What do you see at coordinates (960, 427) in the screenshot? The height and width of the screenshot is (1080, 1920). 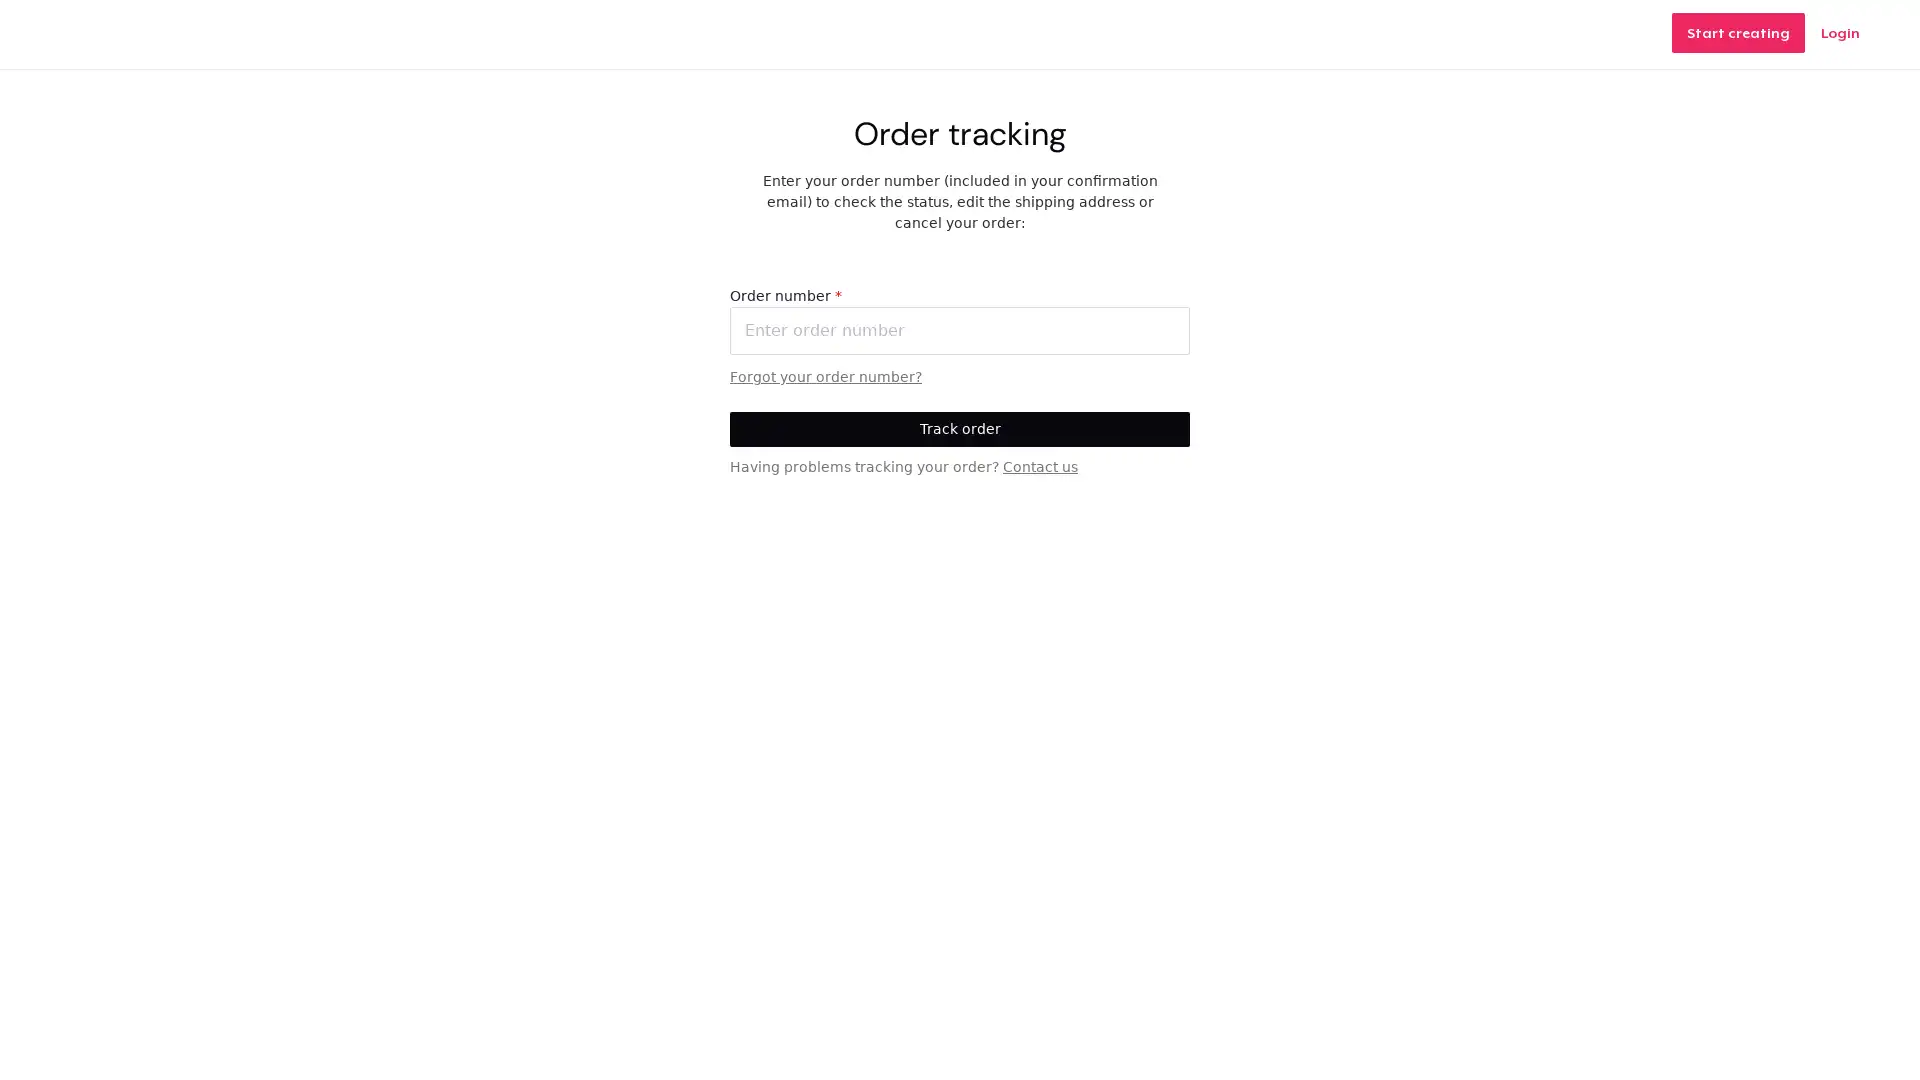 I see `Track order` at bounding box center [960, 427].